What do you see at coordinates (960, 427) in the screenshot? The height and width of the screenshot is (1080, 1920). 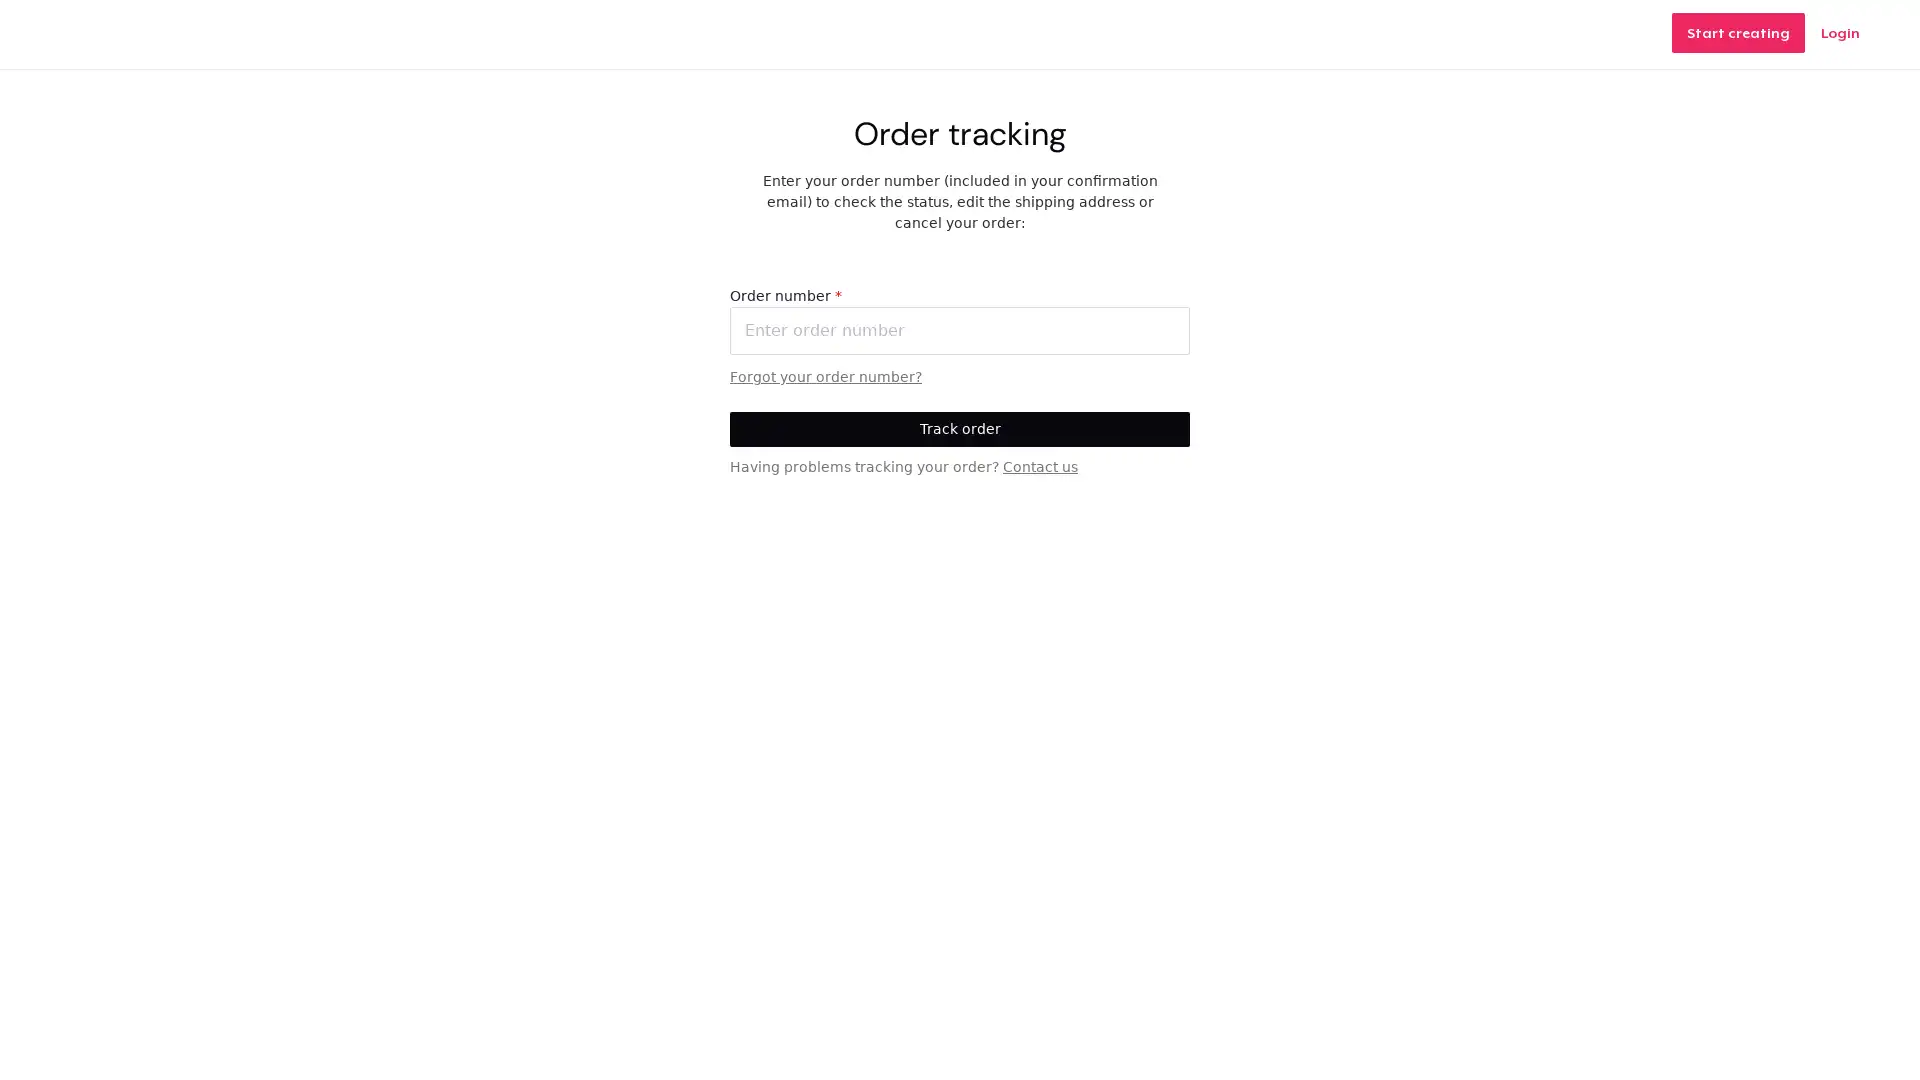 I see `Track order` at bounding box center [960, 427].